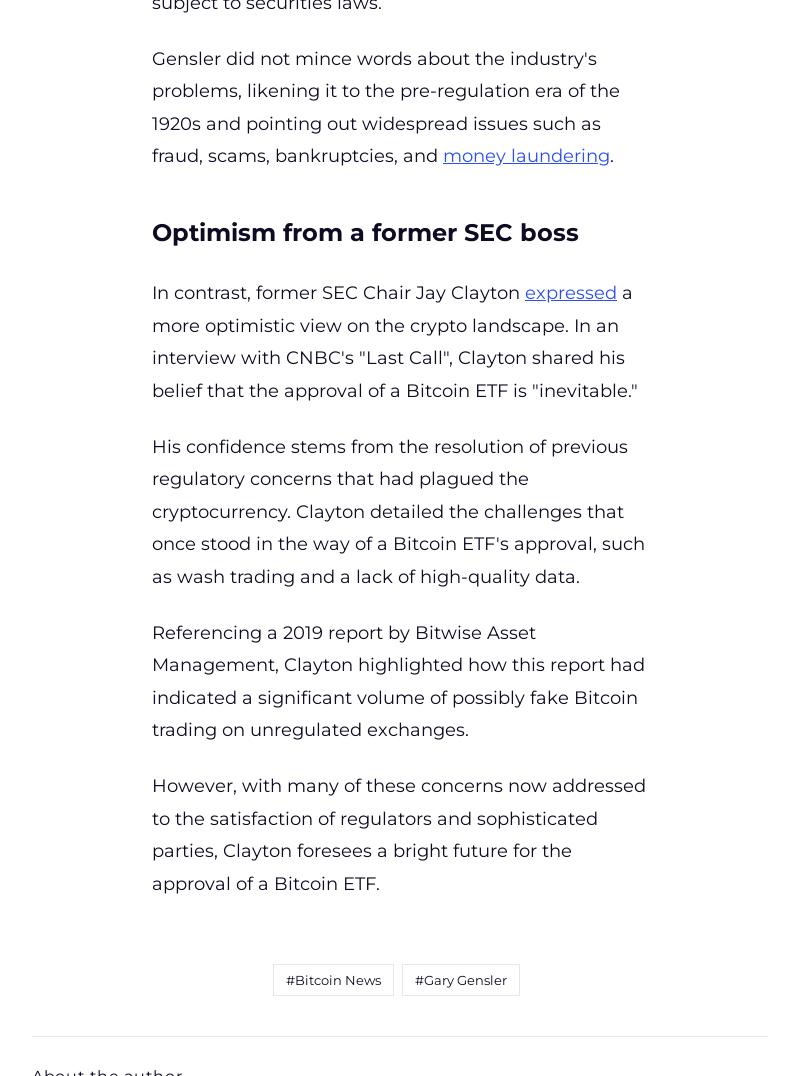 This screenshot has width=800, height=1076. Describe the element at coordinates (441, 156) in the screenshot. I see `'money laundering'` at that location.